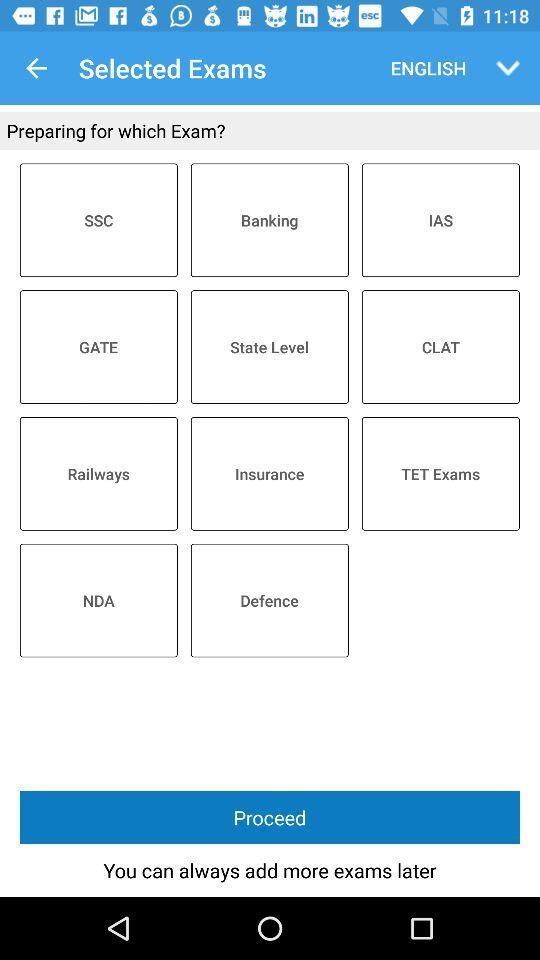 This screenshot has height=960, width=540. Describe the element at coordinates (270, 817) in the screenshot. I see `proceed` at that location.